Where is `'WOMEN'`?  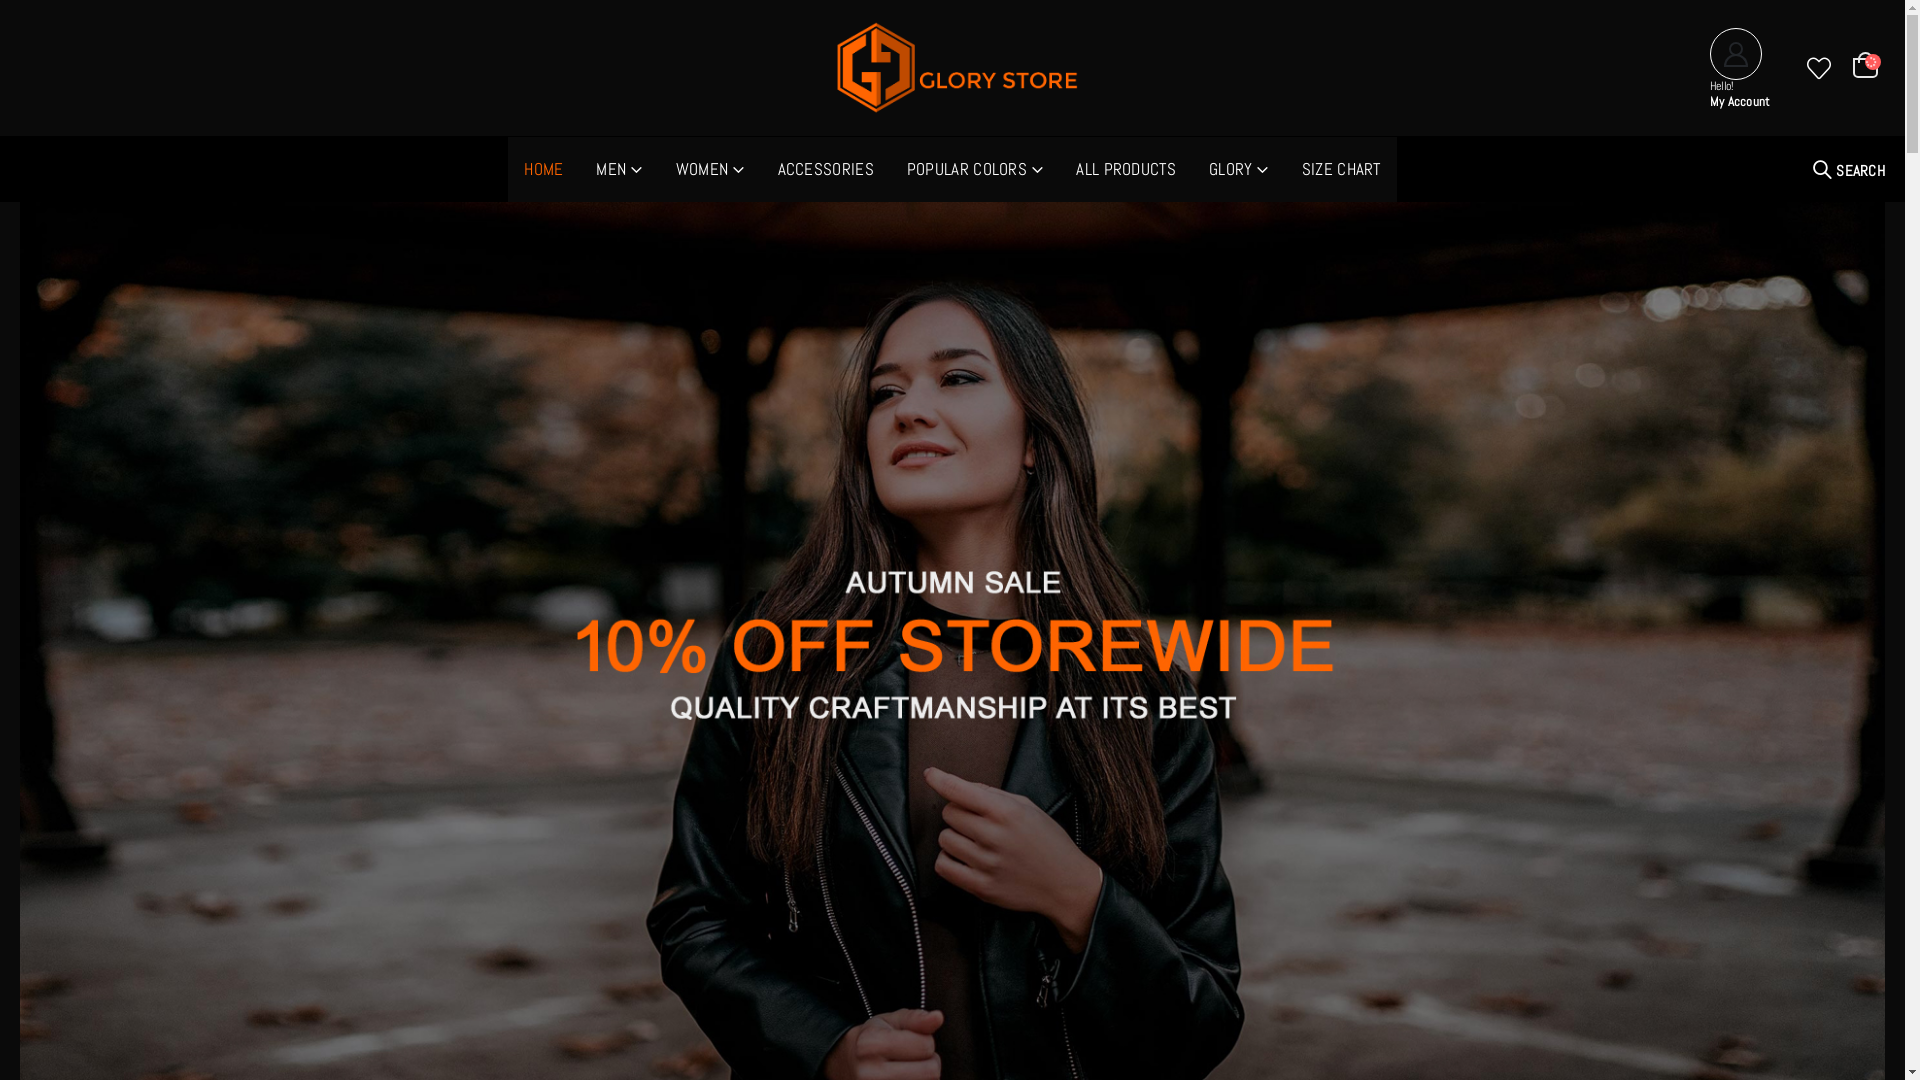
'WOMEN' is located at coordinates (710, 168).